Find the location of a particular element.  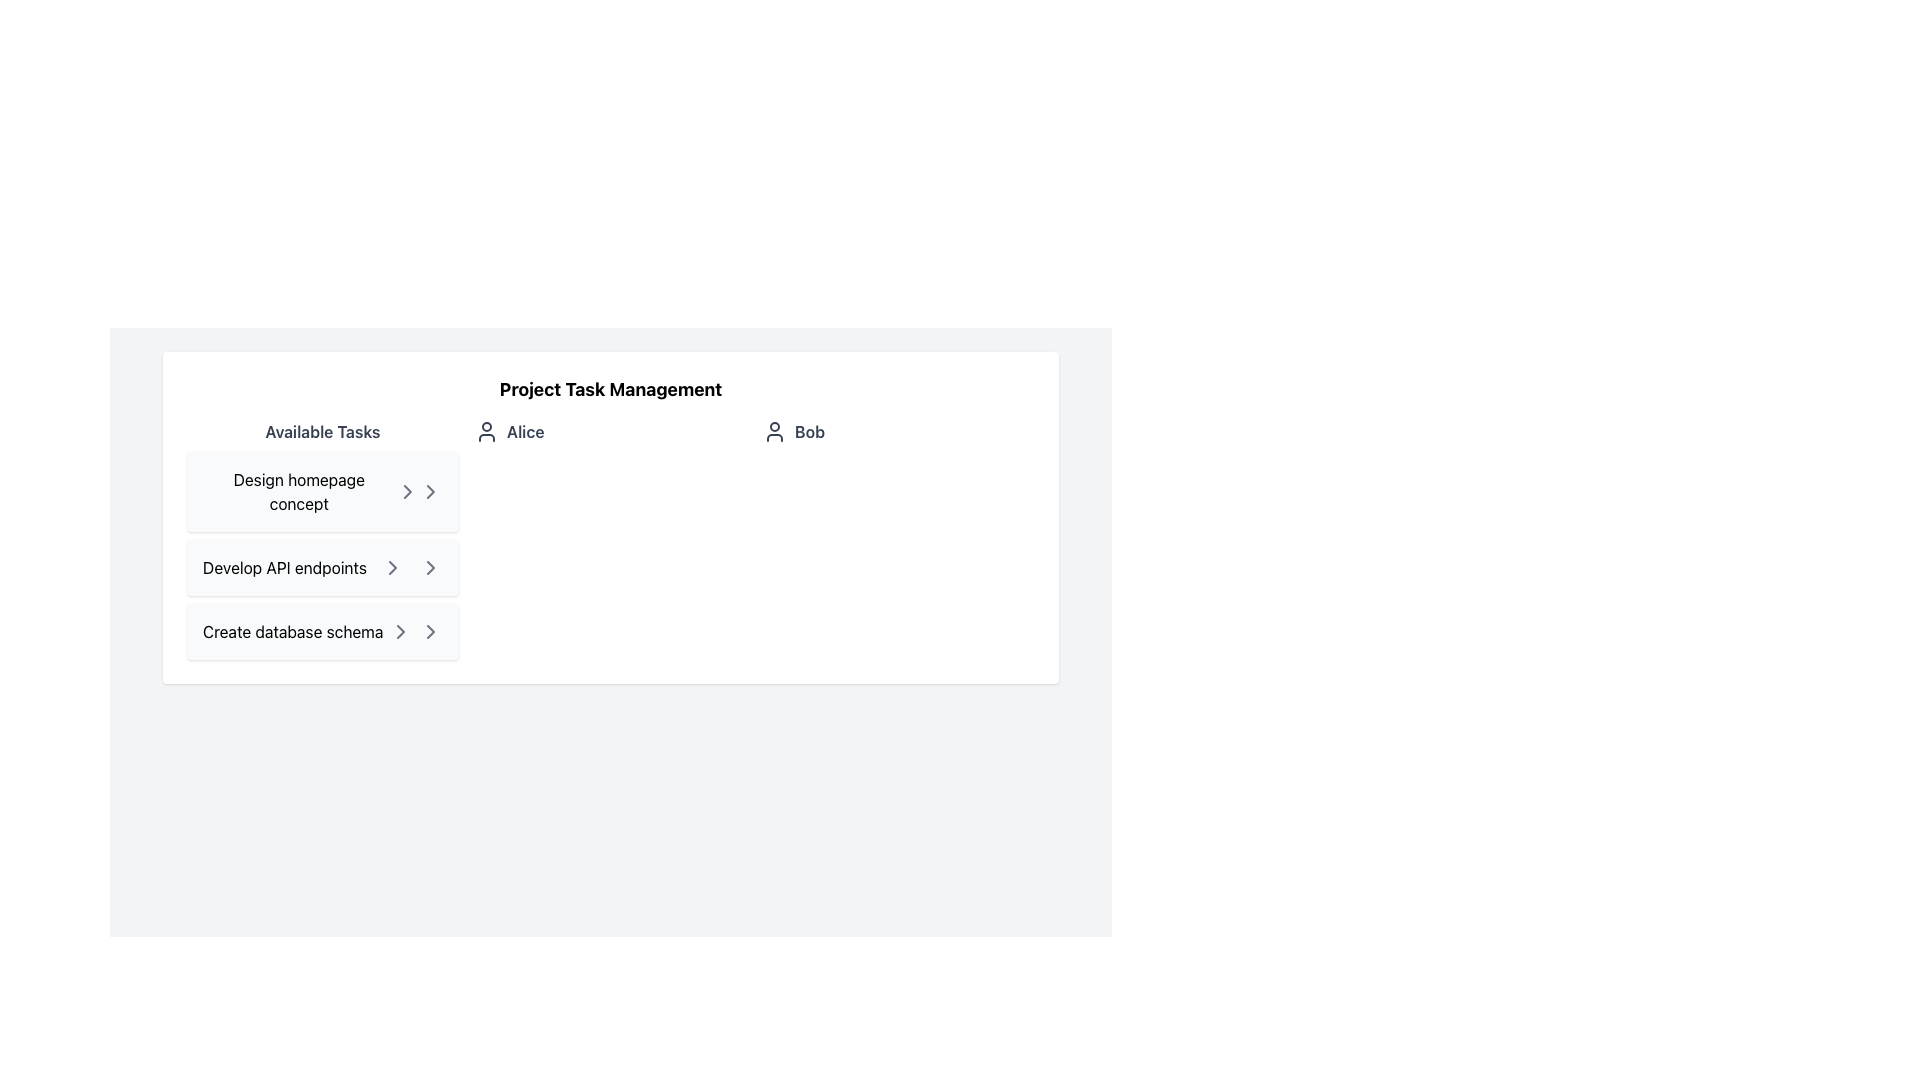

the rightward-pointing chevron icon, which is part of the 'Create database schema' option in the 'Available Tasks' section is located at coordinates (430, 632).